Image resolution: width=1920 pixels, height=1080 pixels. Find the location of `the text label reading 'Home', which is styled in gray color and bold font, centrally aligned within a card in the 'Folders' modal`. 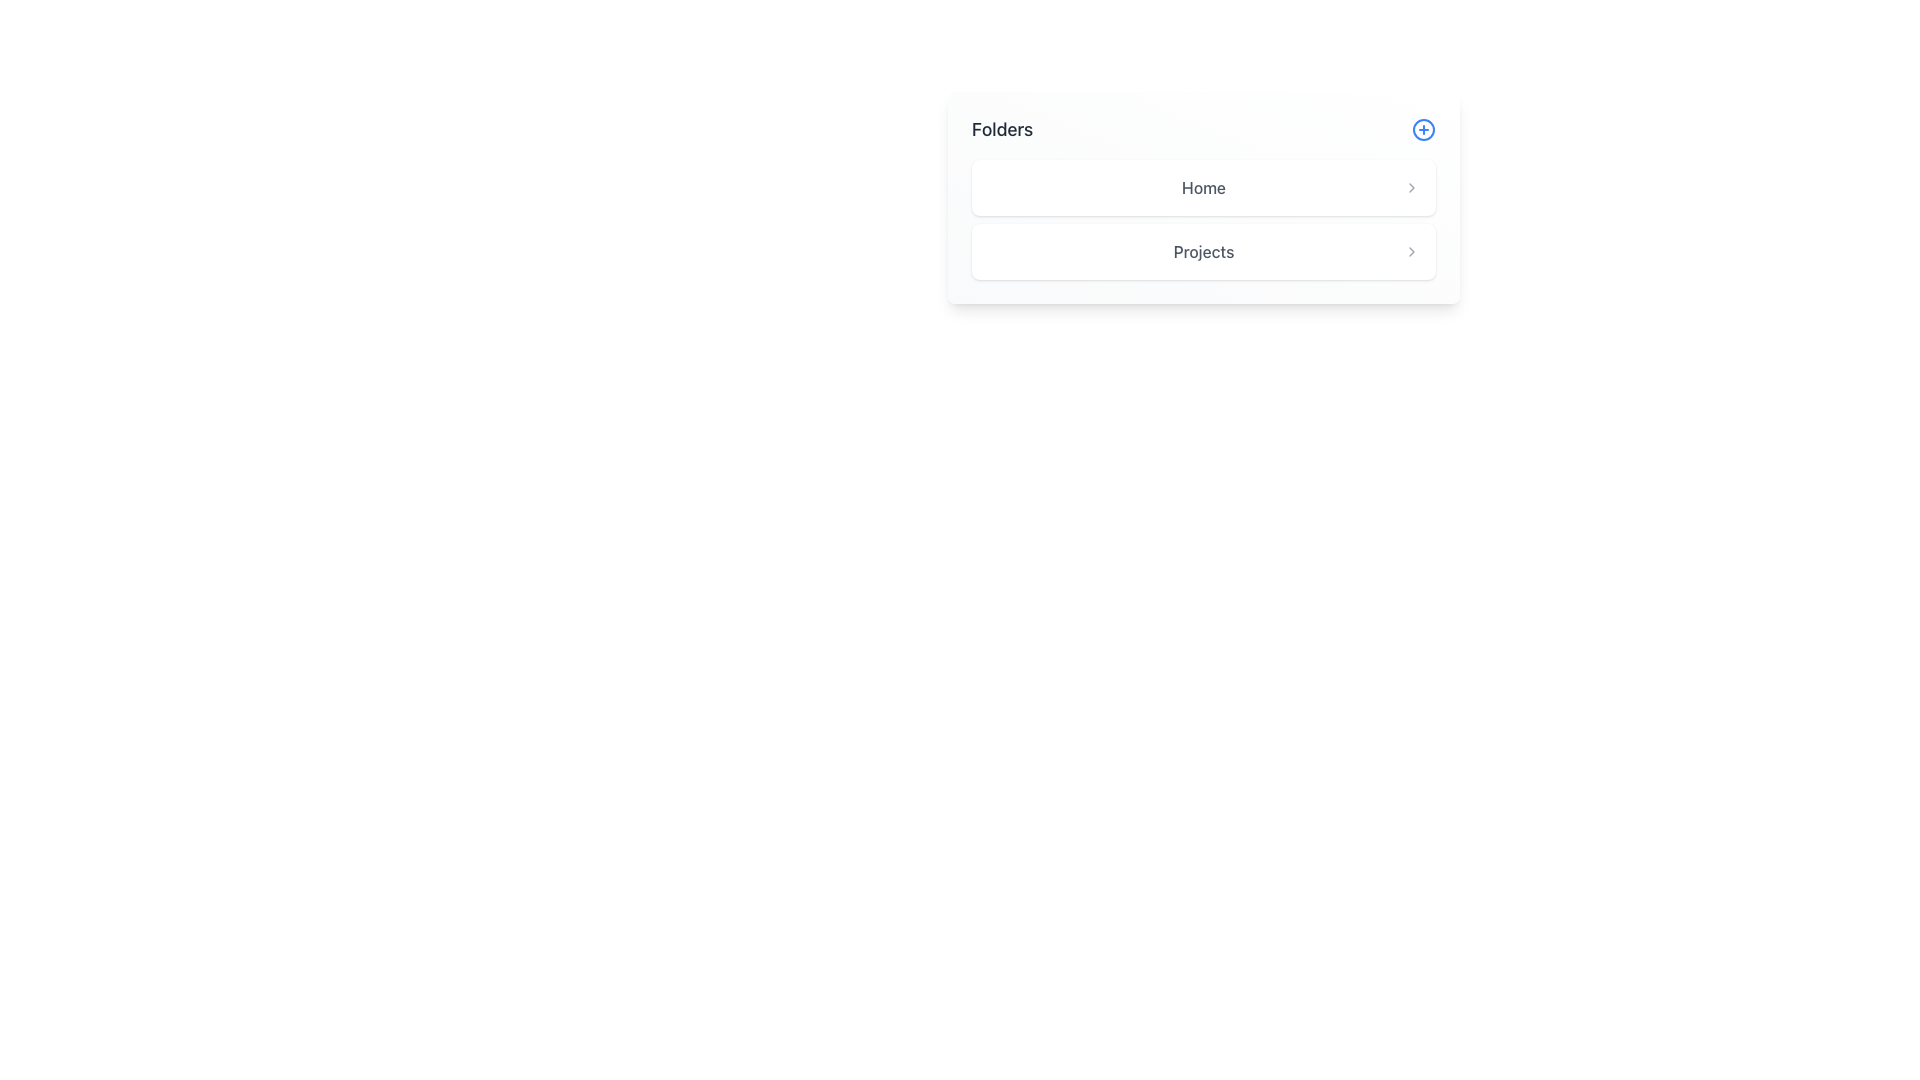

the text label reading 'Home', which is styled in gray color and bold font, centrally aligned within a card in the 'Folders' modal is located at coordinates (1203, 188).